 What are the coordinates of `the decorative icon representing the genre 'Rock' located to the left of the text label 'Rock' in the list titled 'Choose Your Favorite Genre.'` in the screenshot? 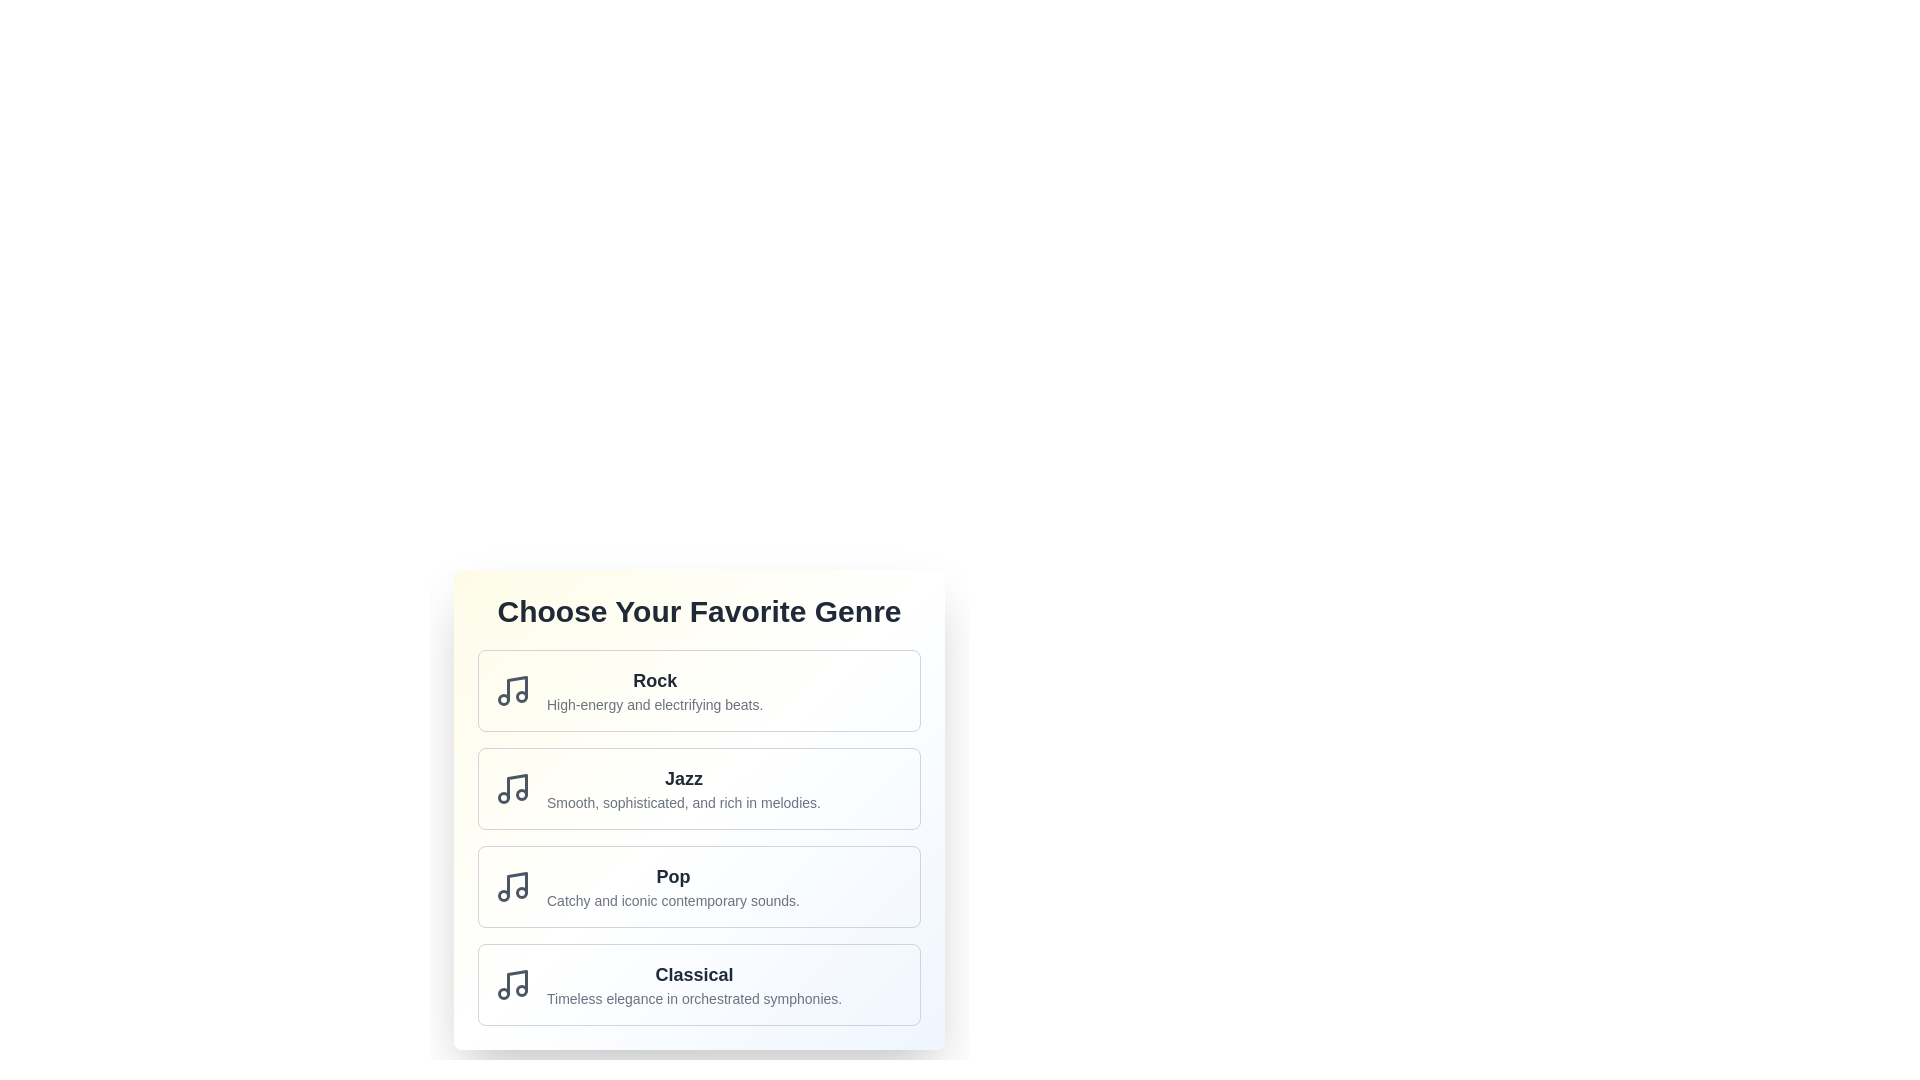 It's located at (513, 689).